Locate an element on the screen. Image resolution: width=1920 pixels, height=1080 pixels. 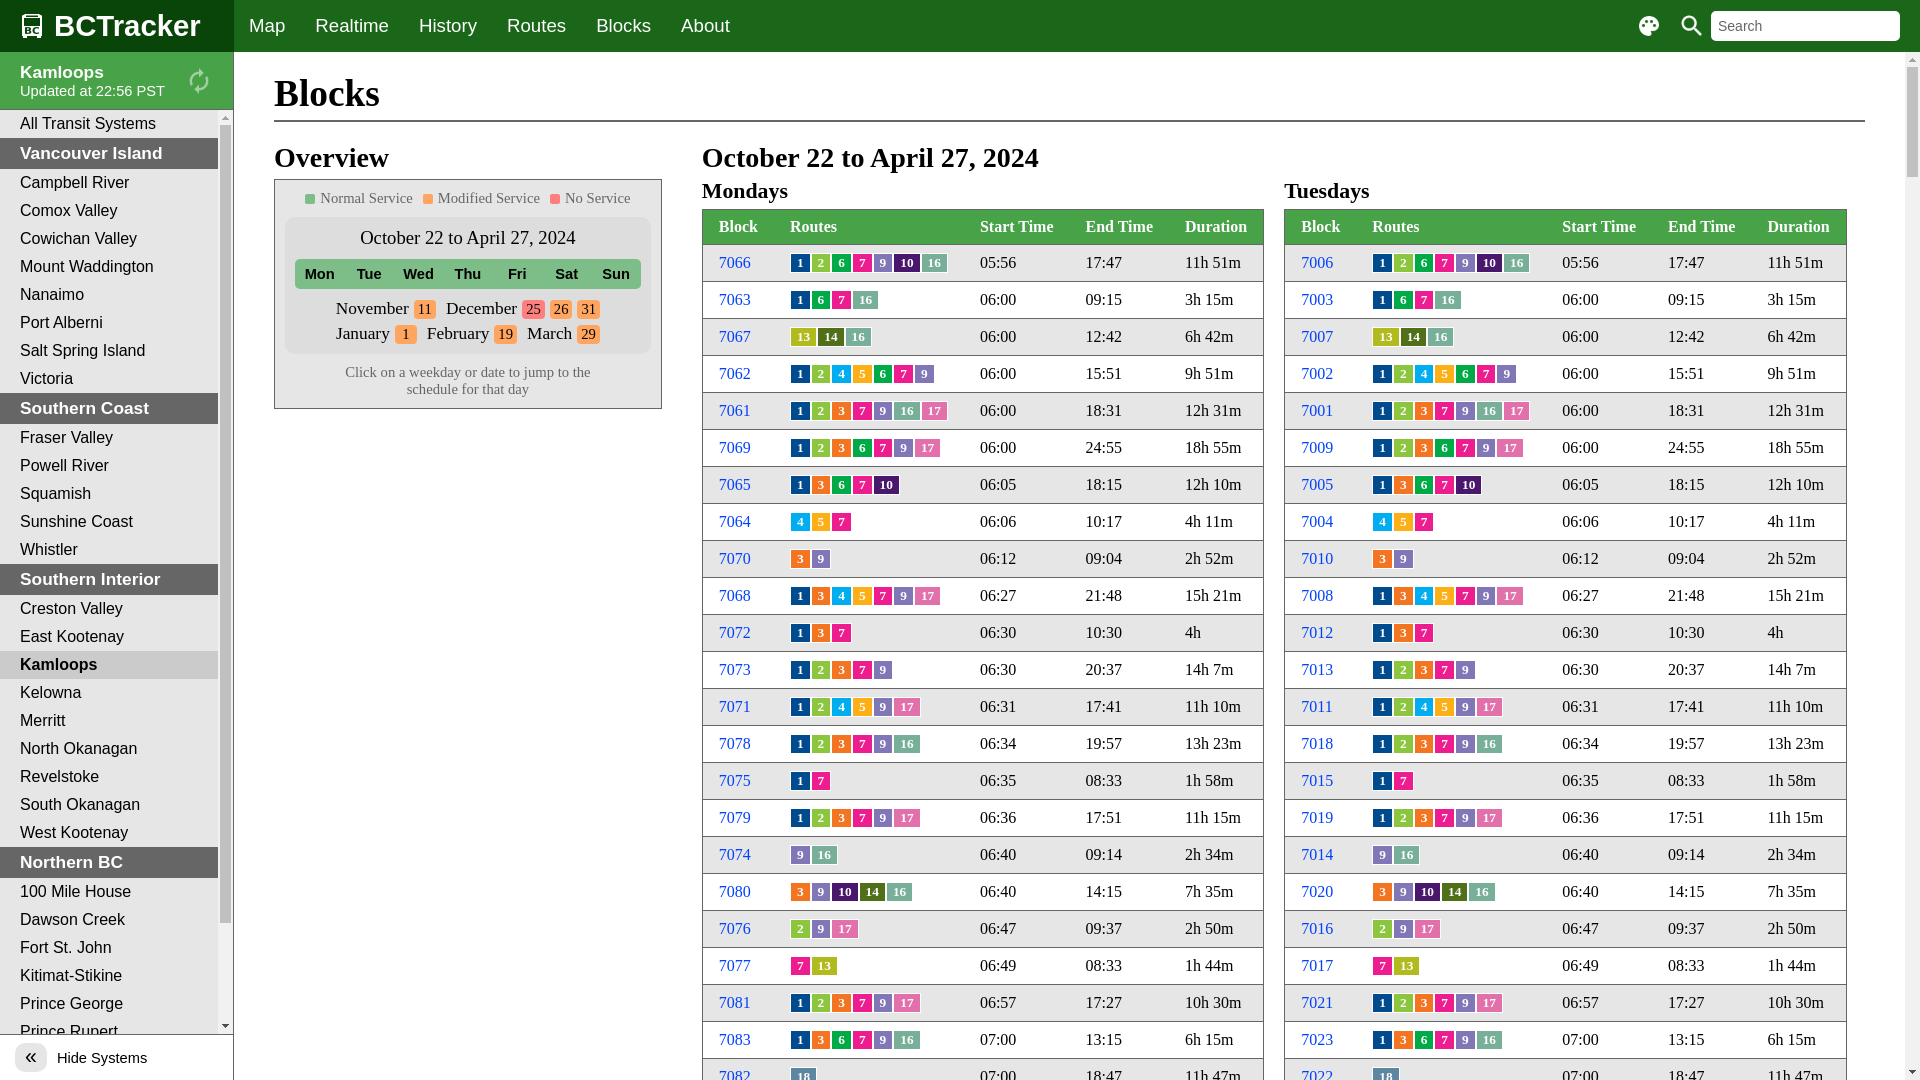
'7' is located at coordinates (1402, 779).